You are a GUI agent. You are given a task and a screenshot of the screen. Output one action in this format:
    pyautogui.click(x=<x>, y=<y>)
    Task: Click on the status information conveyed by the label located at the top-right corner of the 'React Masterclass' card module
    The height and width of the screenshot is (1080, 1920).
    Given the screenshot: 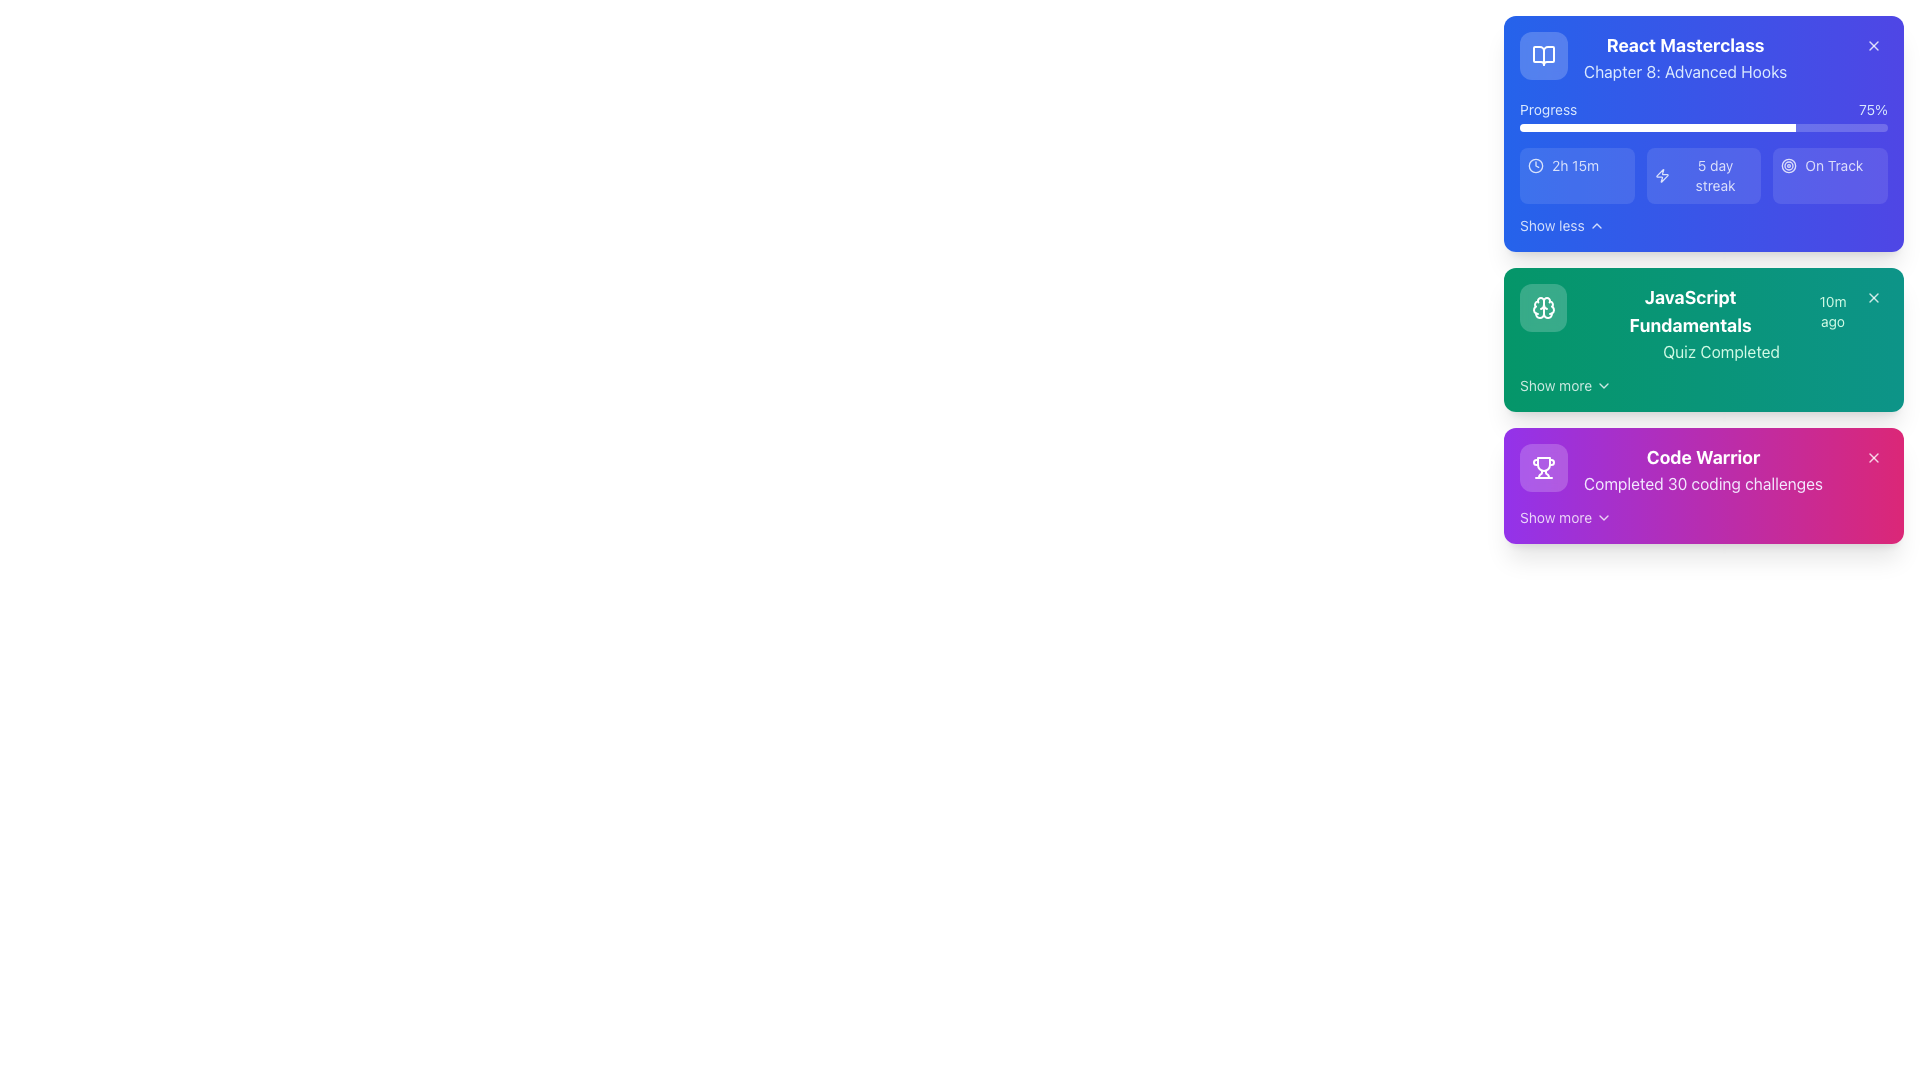 What is the action you would take?
    pyautogui.click(x=1834, y=164)
    